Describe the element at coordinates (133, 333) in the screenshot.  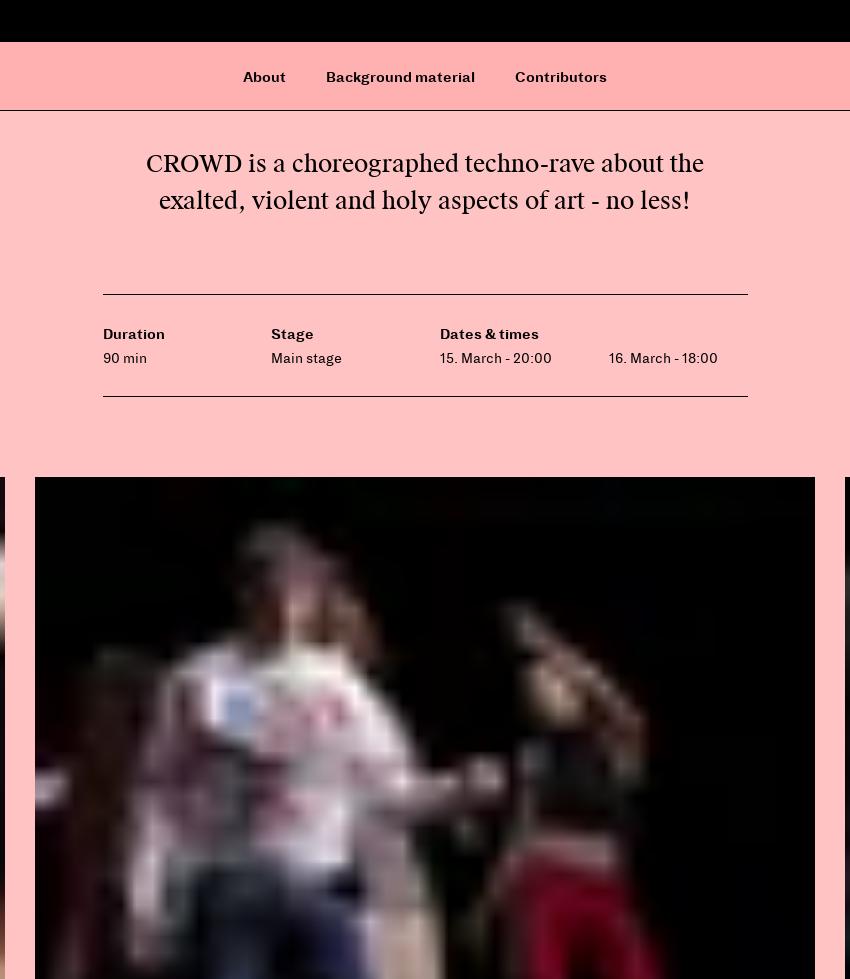
I see `'Duration'` at that location.